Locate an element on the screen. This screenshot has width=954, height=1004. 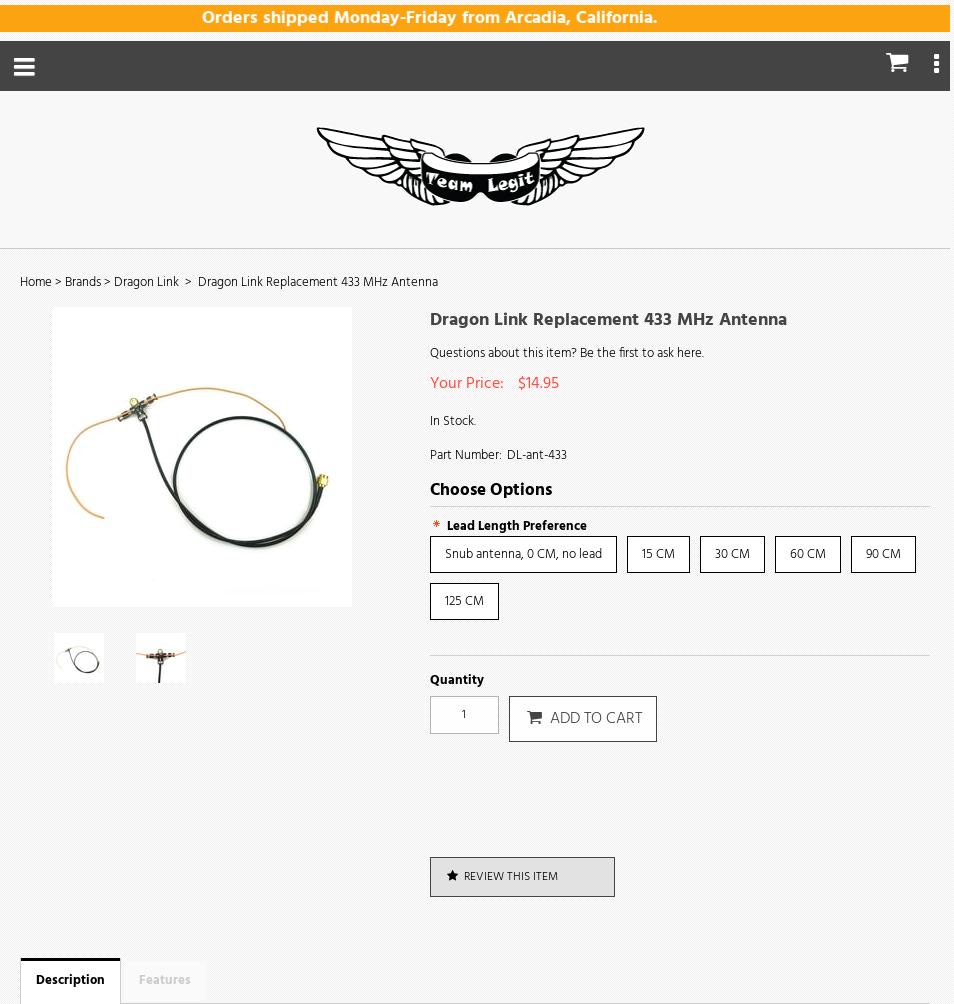
'Home' is located at coordinates (34, 281).